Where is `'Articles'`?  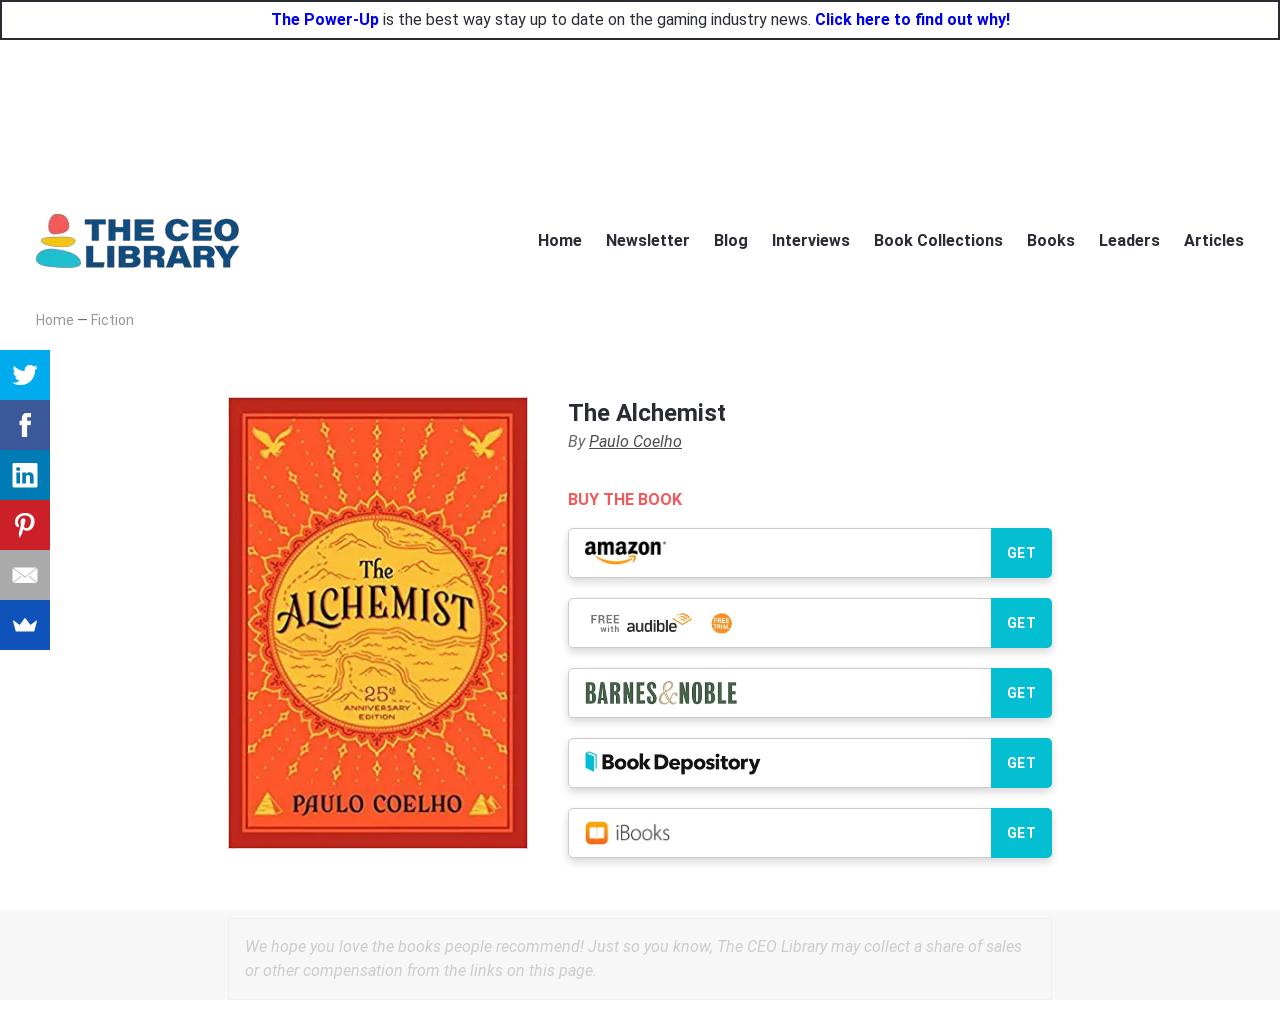 'Articles' is located at coordinates (1212, 238).